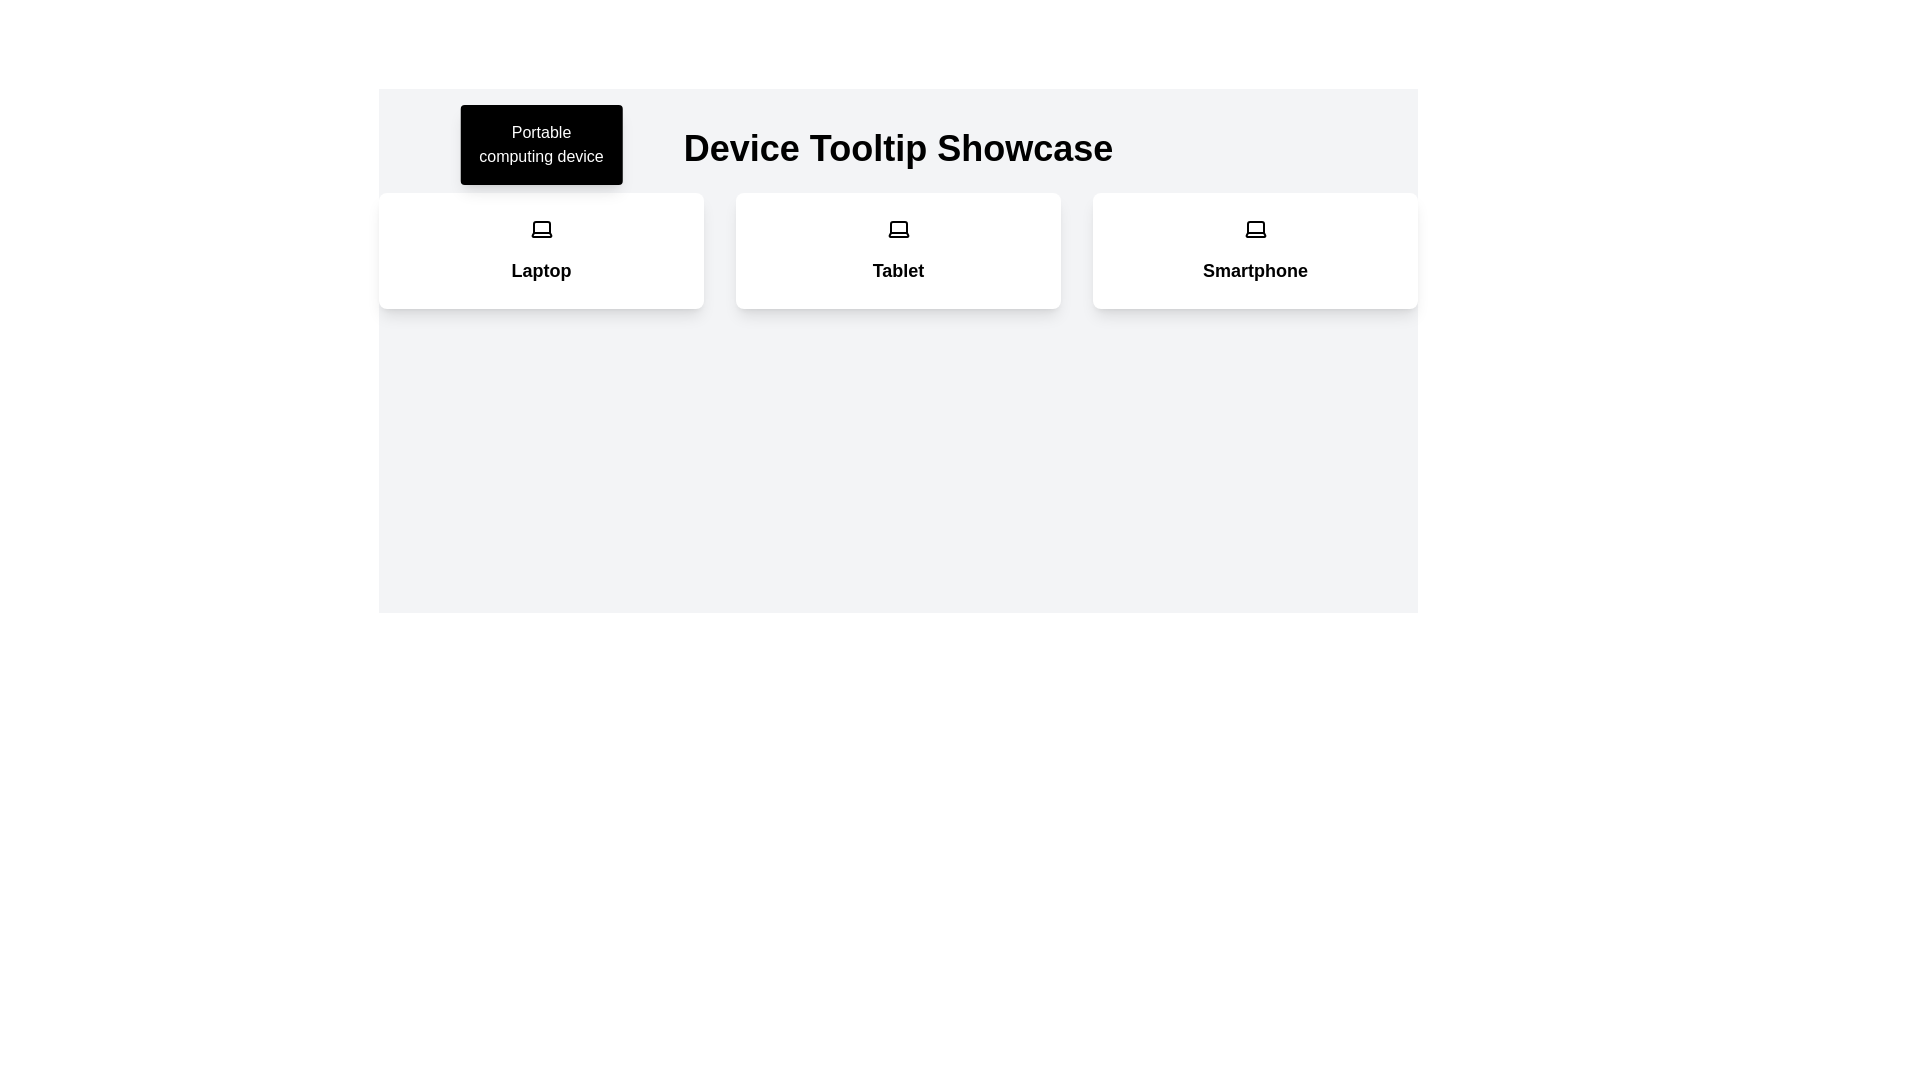  What do you see at coordinates (897, 270) in the screenshot?
I see `Text label displaying 'Tablet' which is bold, large-sized, and styled with a serif font, located centrally below a device icon` at bounding box center [897, 270].